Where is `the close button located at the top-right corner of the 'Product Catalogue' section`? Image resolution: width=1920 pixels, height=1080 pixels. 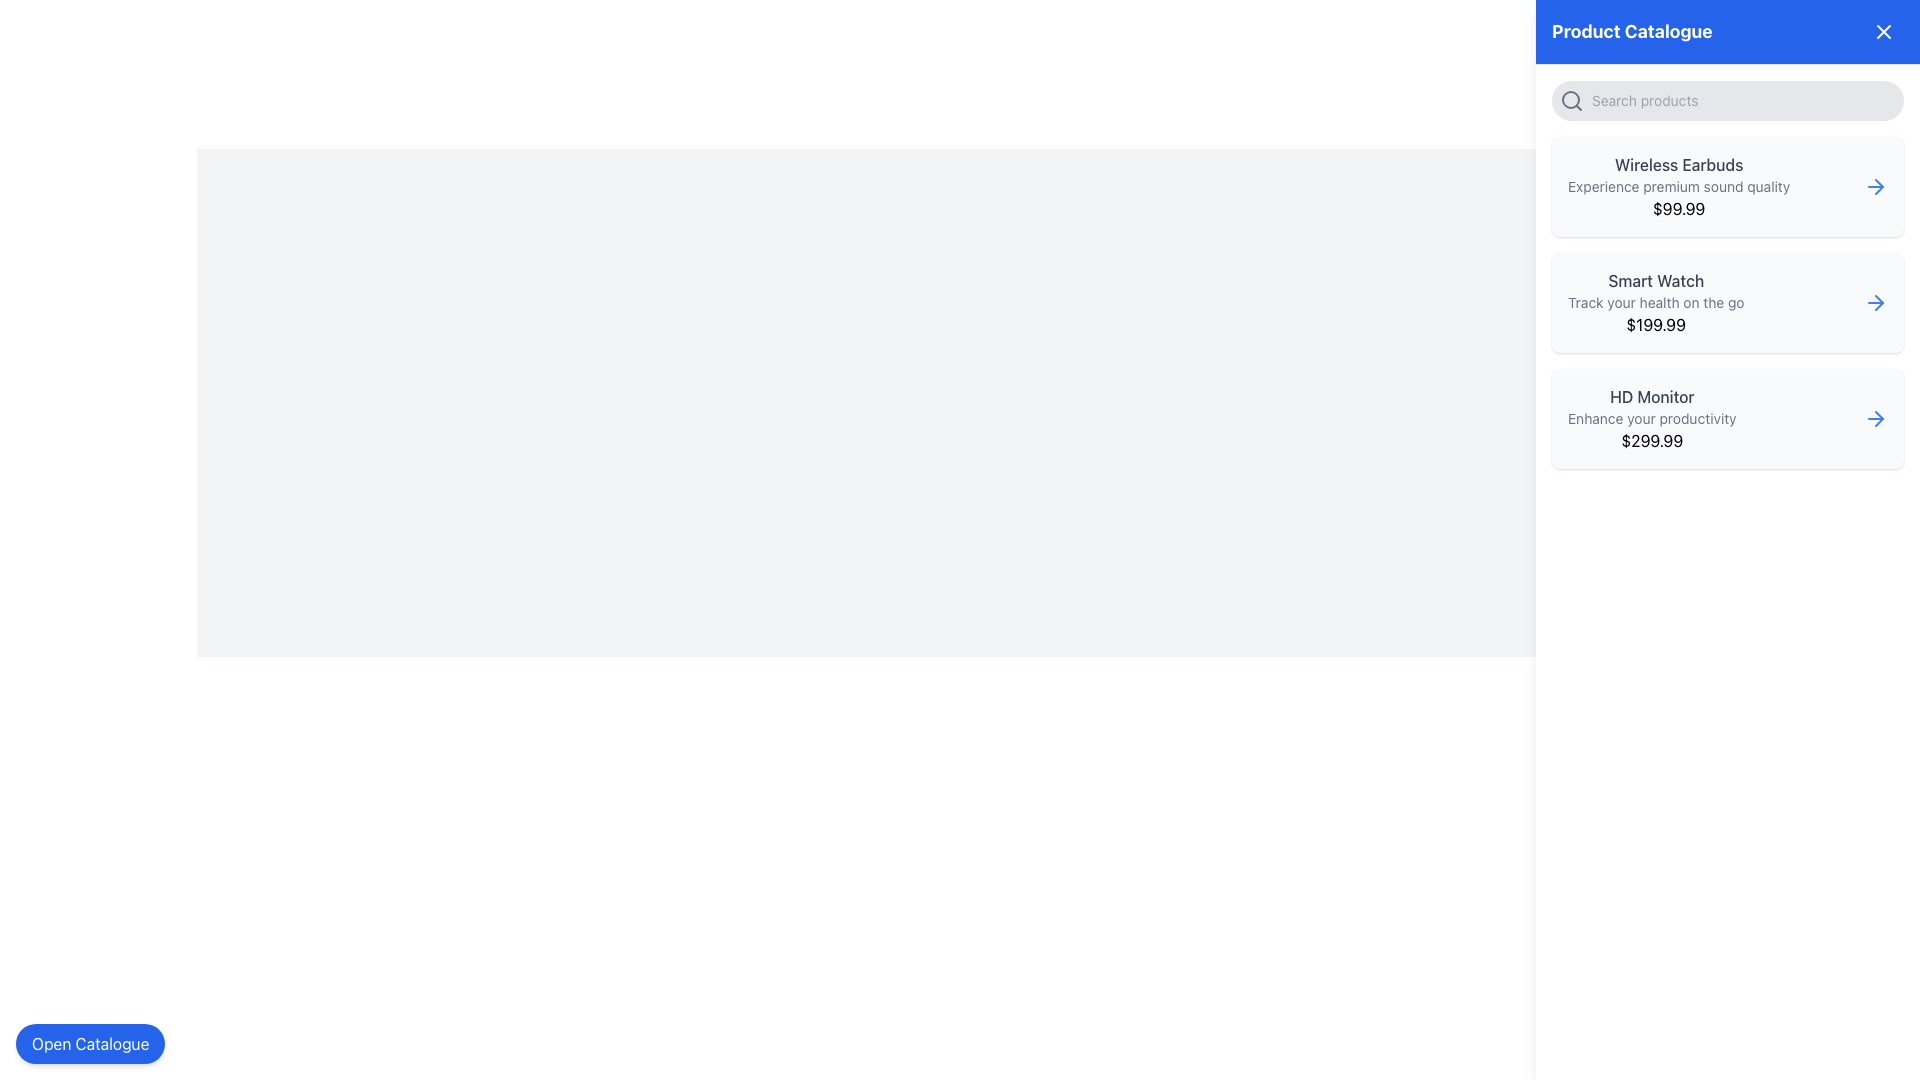
the close button located at the top-right corner of the 'Product Catalogue' section is located at coordinates (1882, 31).